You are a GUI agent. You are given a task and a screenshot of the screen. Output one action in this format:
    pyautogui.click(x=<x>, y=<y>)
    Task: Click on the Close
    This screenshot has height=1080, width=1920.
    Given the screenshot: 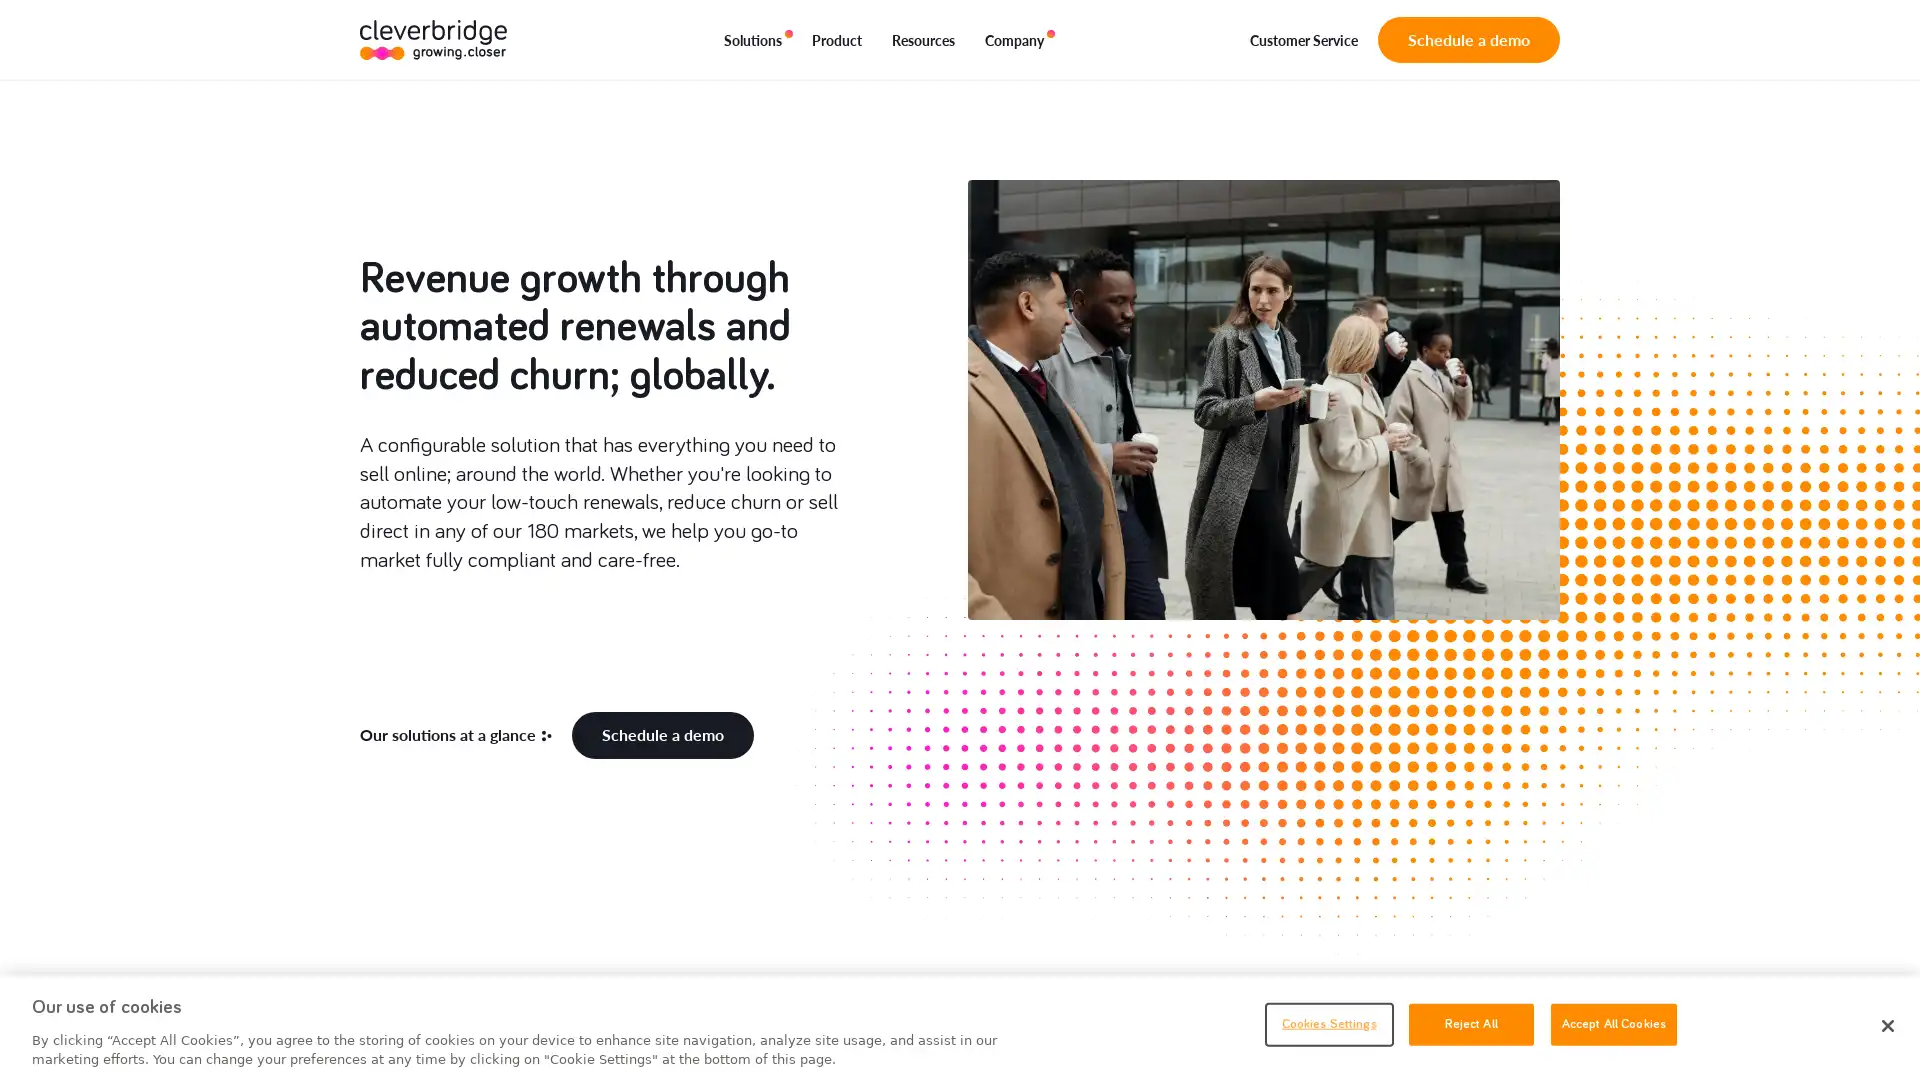 What is the action you would take?
    pyautogui.click(x=1886, y=1026)
    